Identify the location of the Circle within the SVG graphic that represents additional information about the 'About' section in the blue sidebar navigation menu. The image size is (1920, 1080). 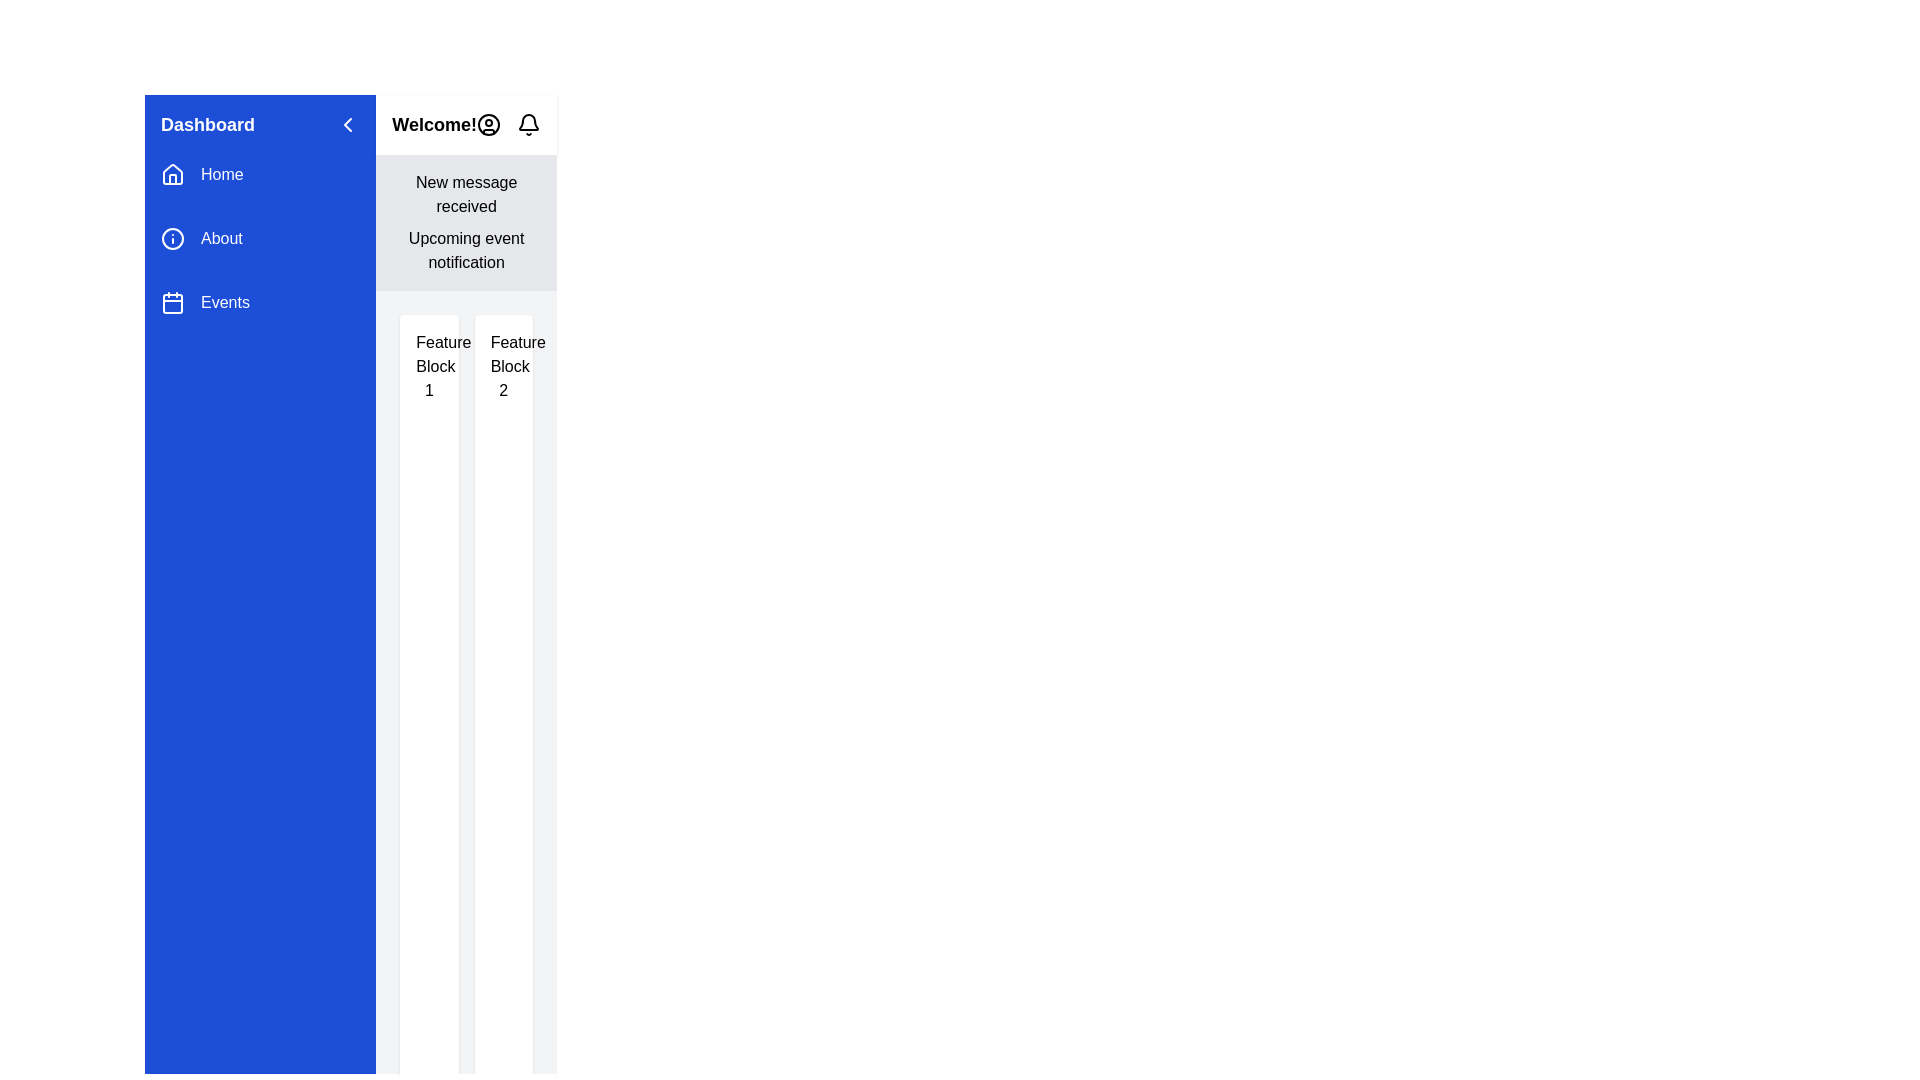
(172, 238).